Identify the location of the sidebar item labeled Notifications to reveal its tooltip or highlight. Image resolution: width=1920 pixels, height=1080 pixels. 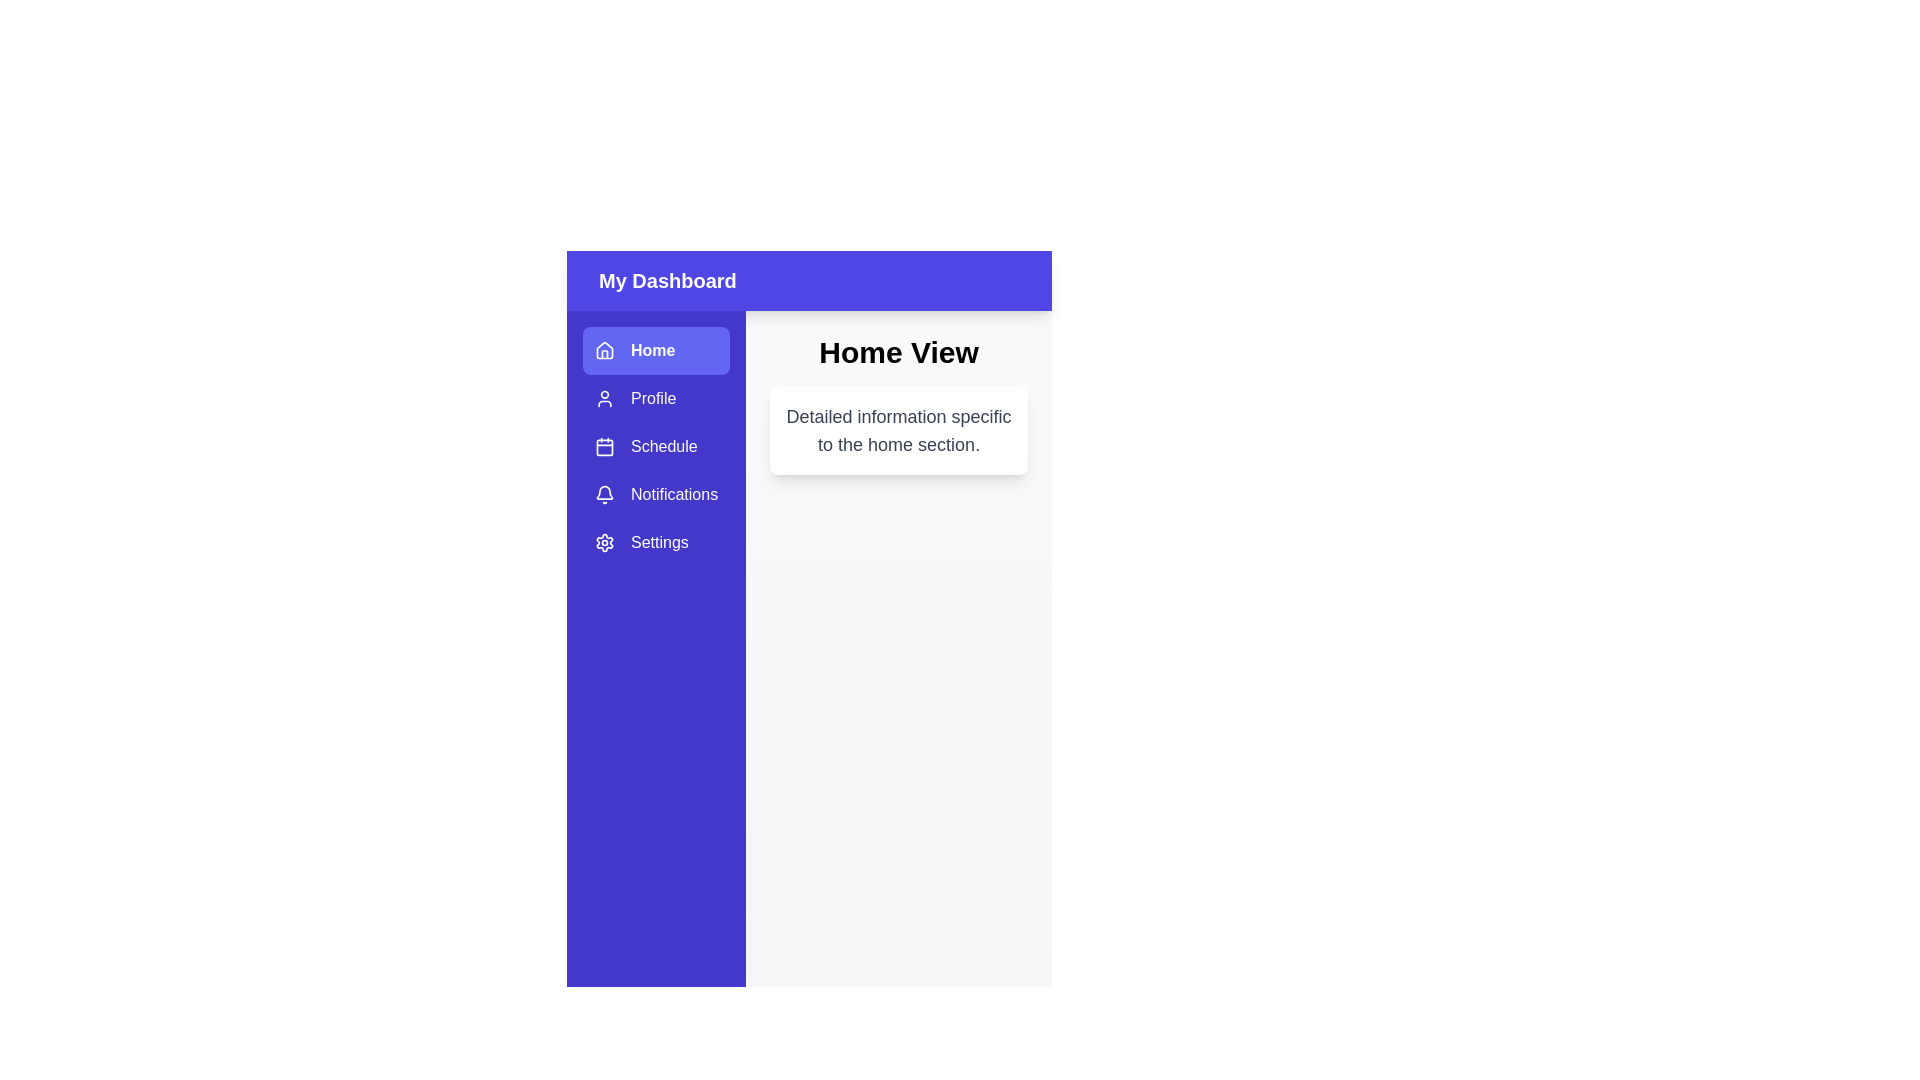
(656, 494).